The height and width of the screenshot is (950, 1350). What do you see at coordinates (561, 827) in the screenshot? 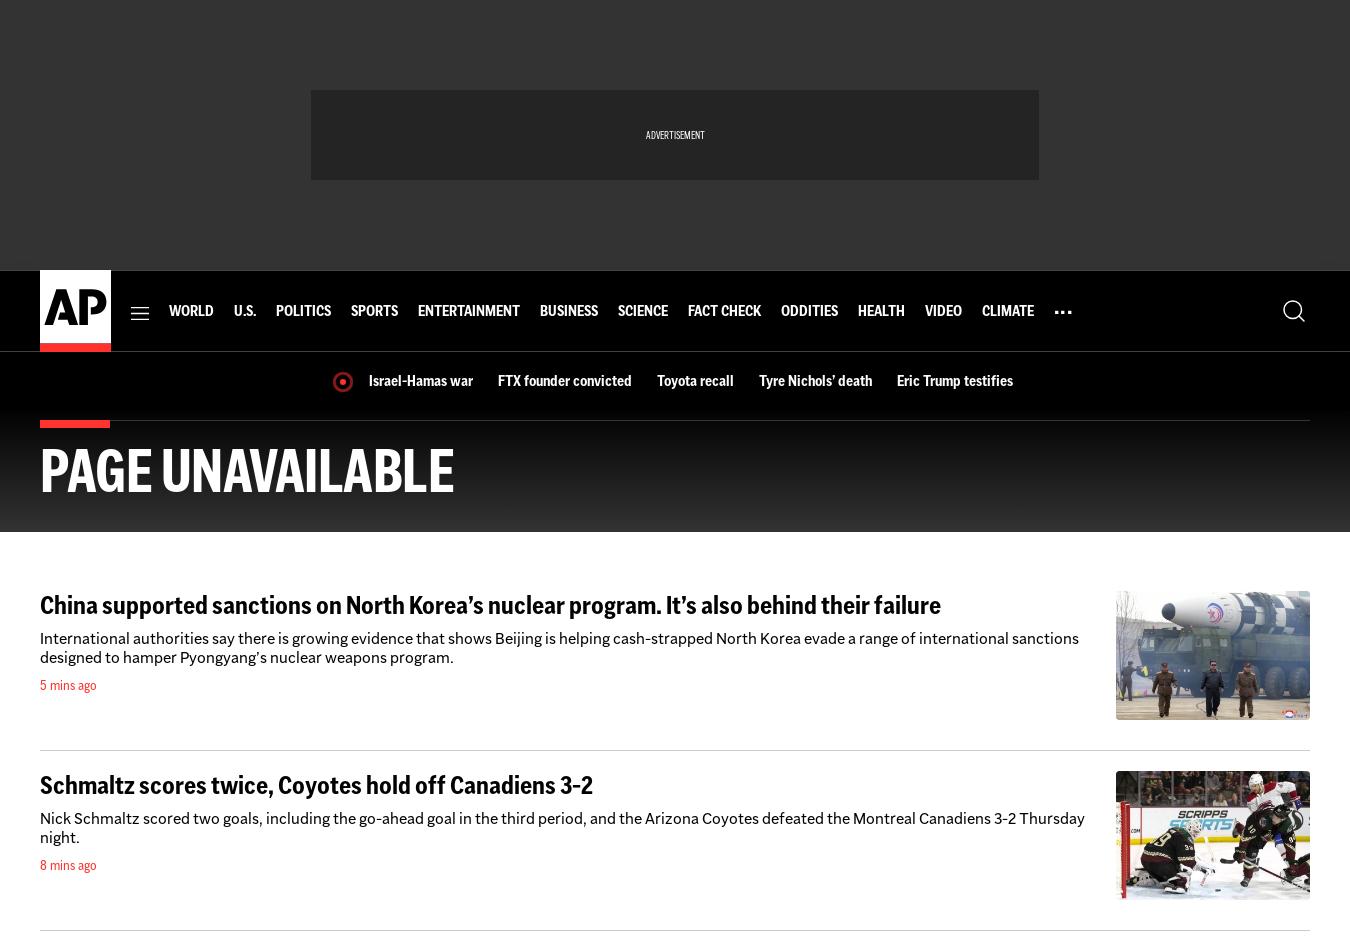
I see `'Nick Schmaltz scored two goals, including the go-ahead goal in the third period, and the Arizona Coyotes defeated the Montreal Canadiens 3-2 Thursday night.'` at bounding box center [561, 827].